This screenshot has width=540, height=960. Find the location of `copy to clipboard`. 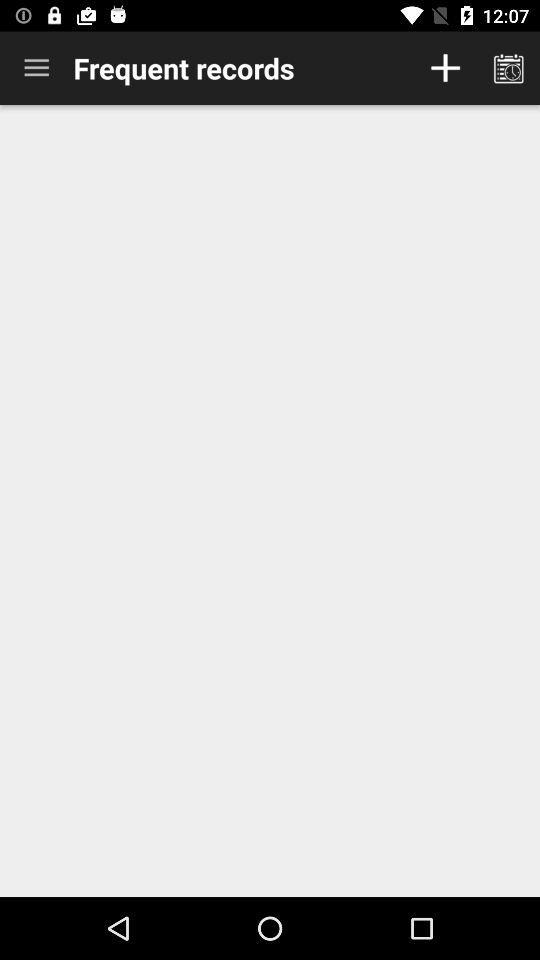

copy to clipboard is located at coordinates (508, 68).